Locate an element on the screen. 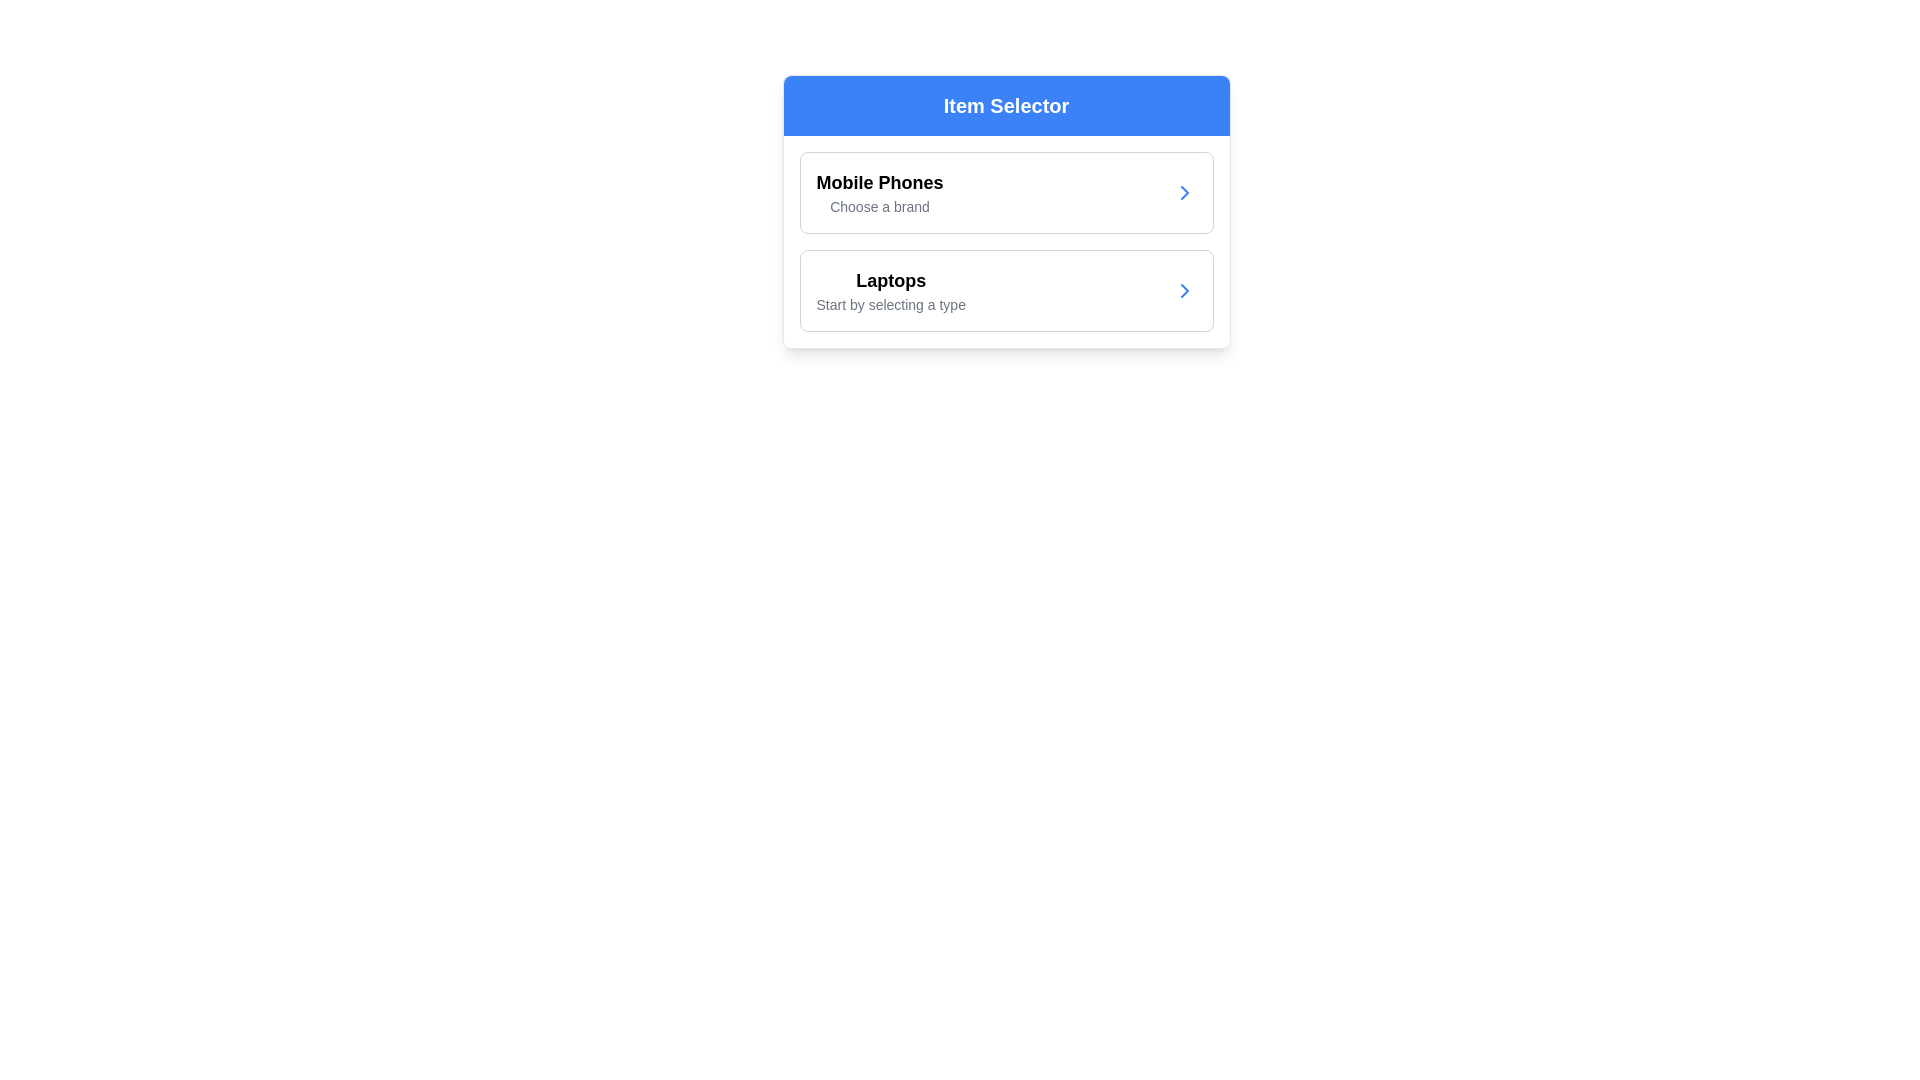 The image size is (1920, 1080). the text label that provides instructions related to the 'Laptops' category, located directly below the title 'Laptops' is located at coordinates (890, 304).